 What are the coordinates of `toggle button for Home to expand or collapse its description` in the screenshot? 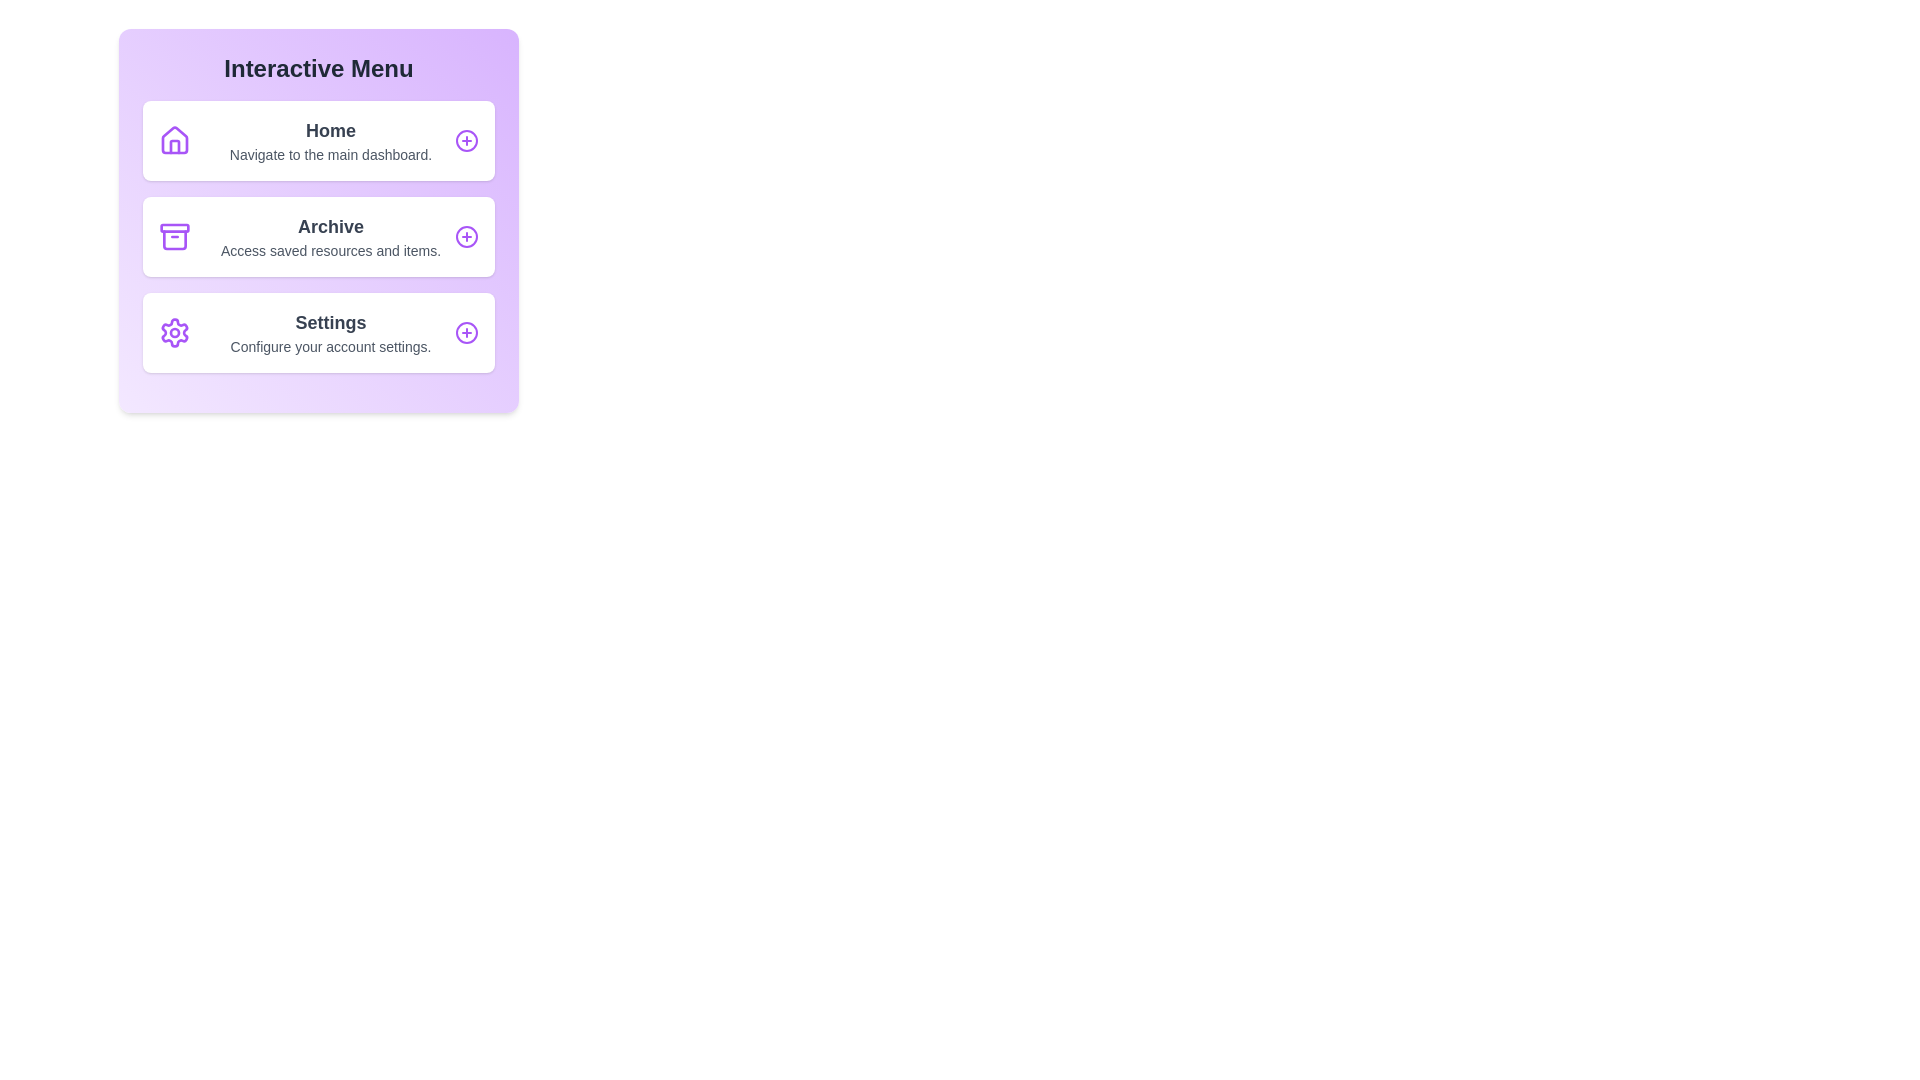 It's located at (465, 140).